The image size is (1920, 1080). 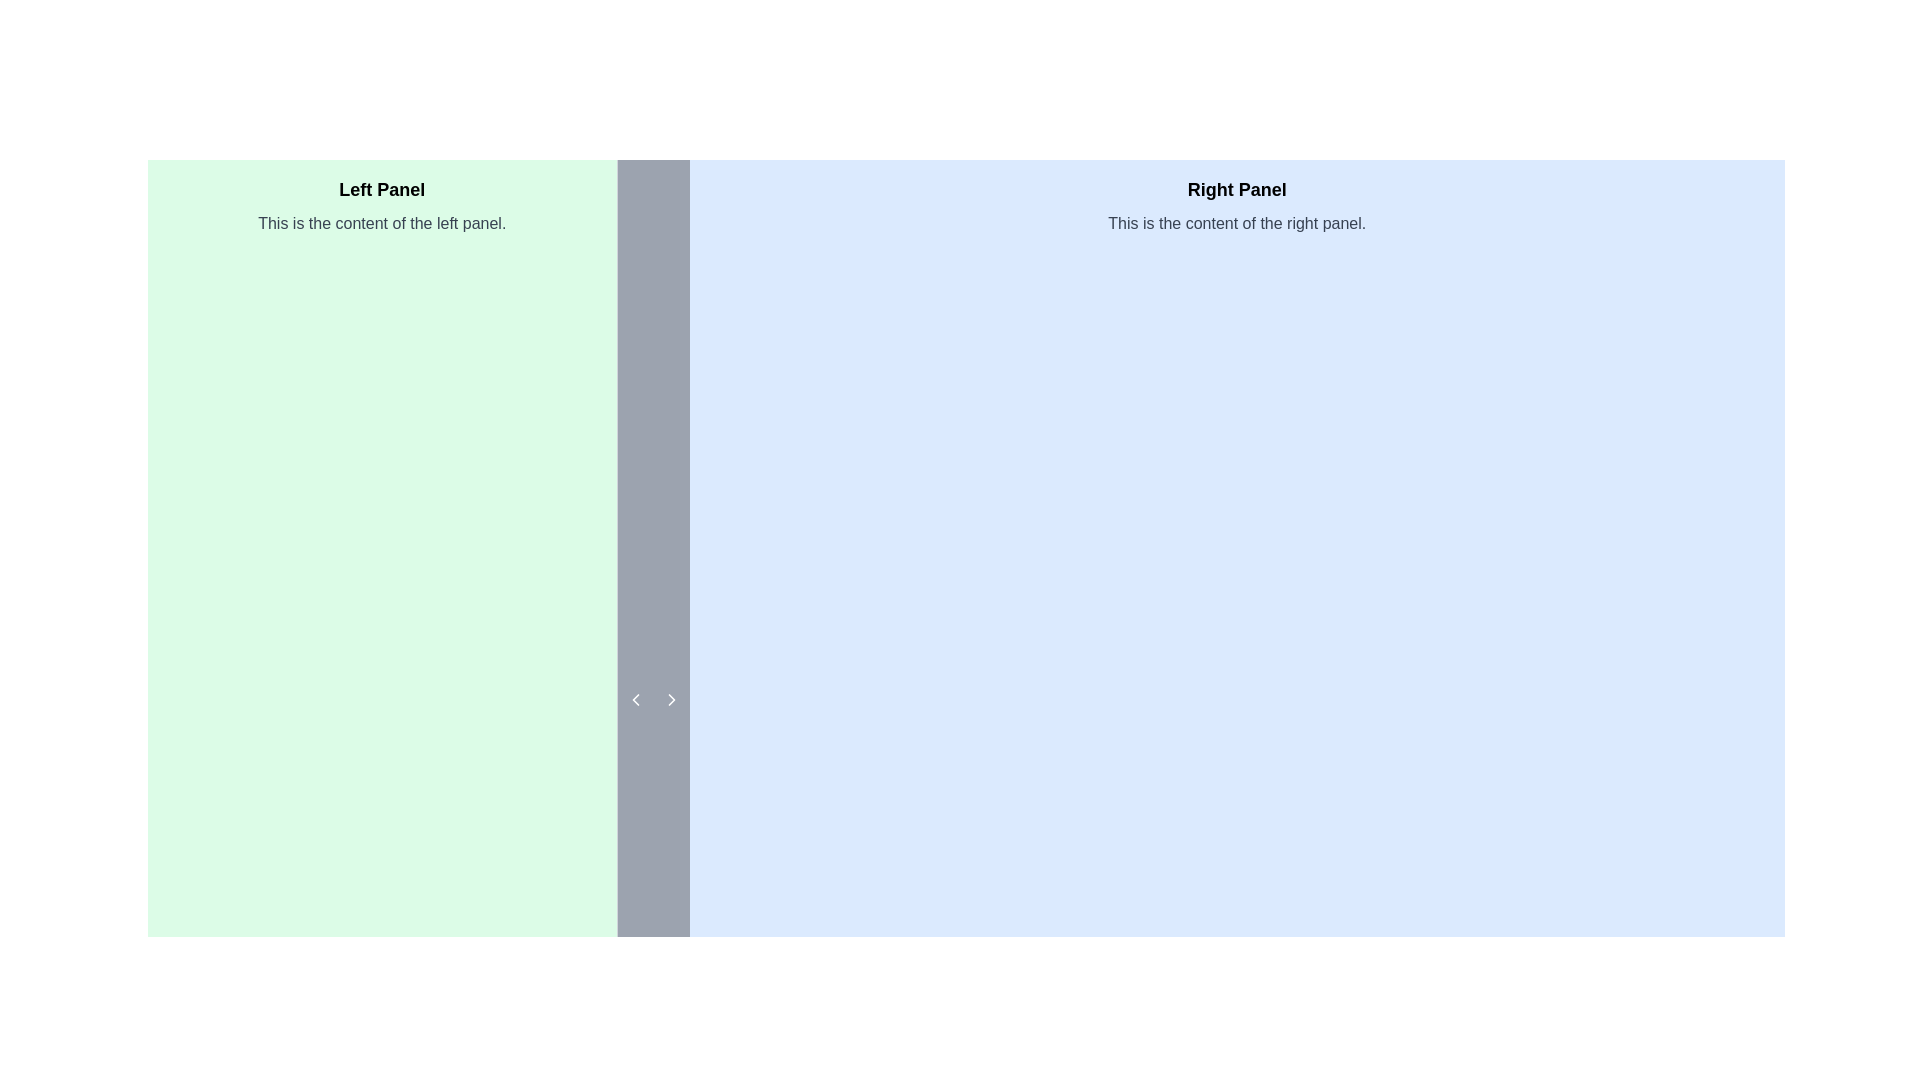 I want to click on prominently styled bold text 'Right Panel' located at the top of the right-hand section of the interface, so click(x=1236, y=189).